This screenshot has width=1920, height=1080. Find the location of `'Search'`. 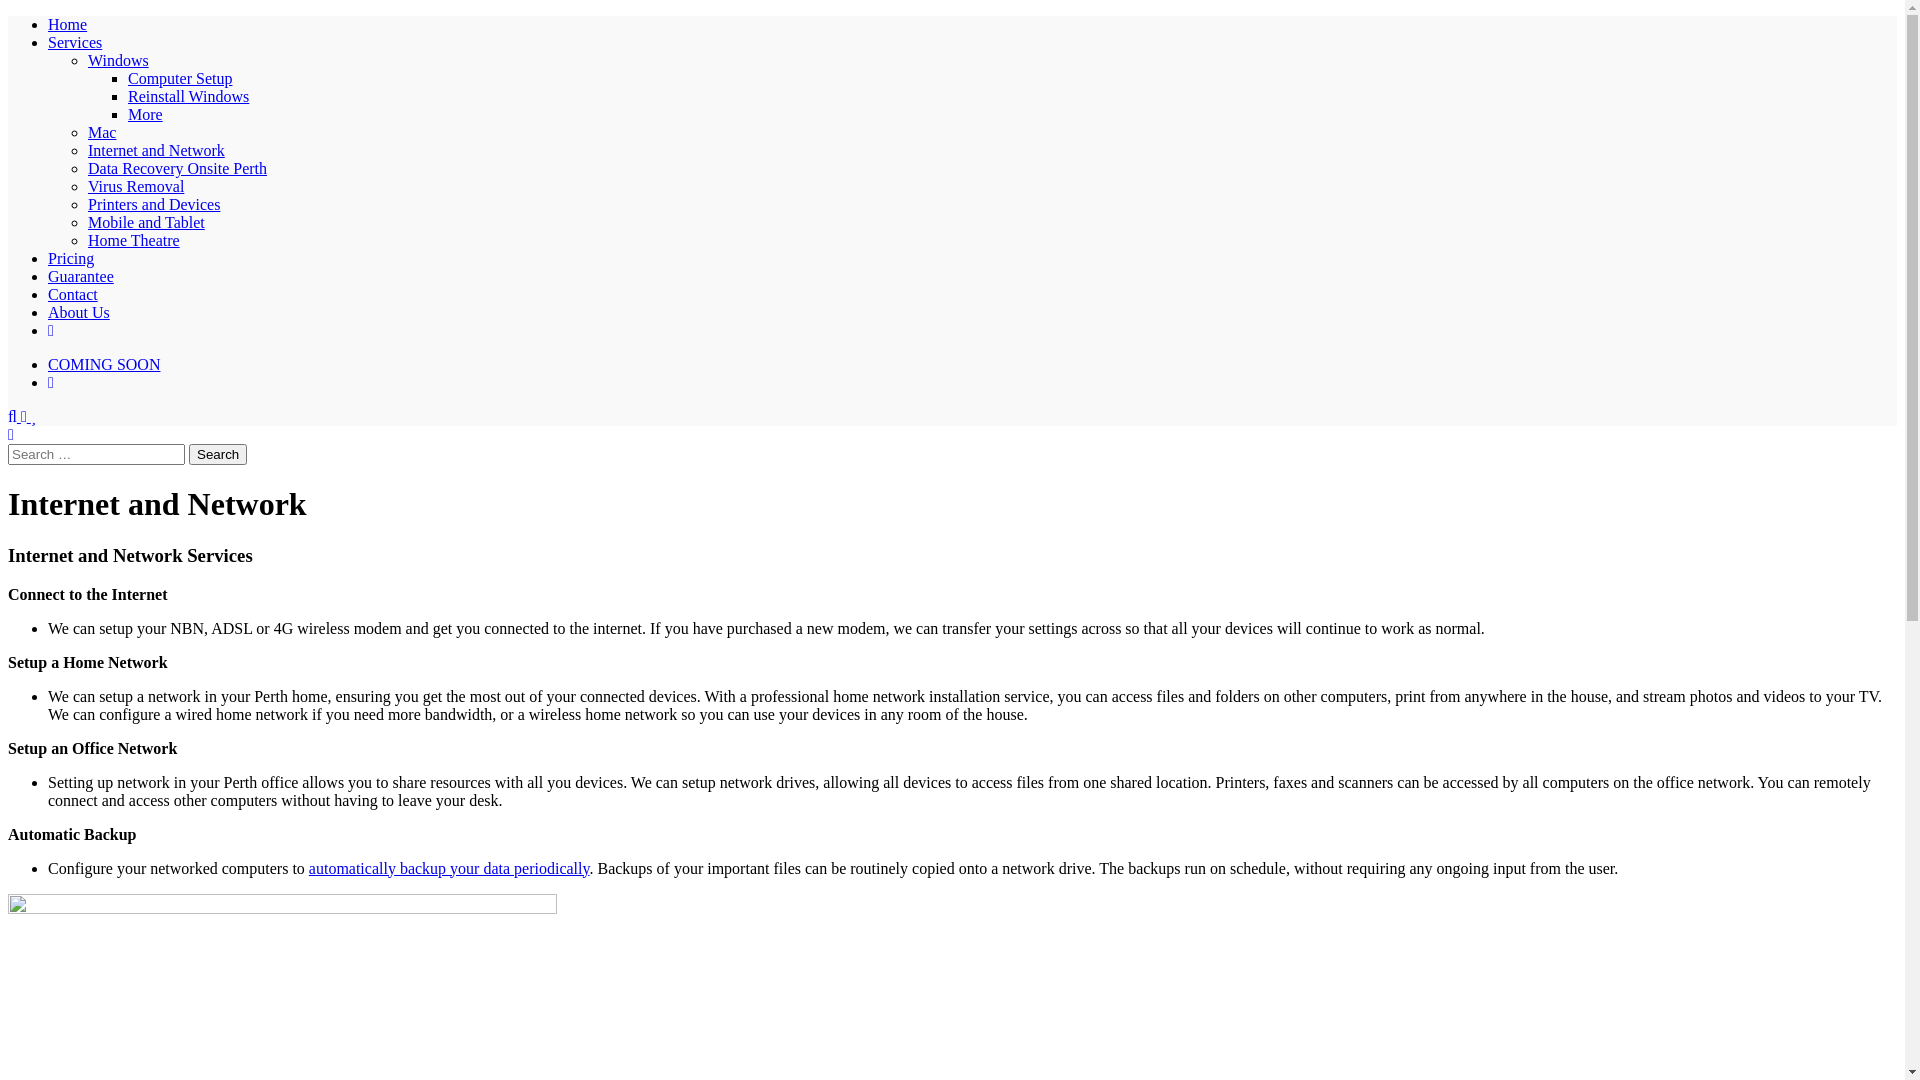

'Search' is located at coordinates (217, 454).